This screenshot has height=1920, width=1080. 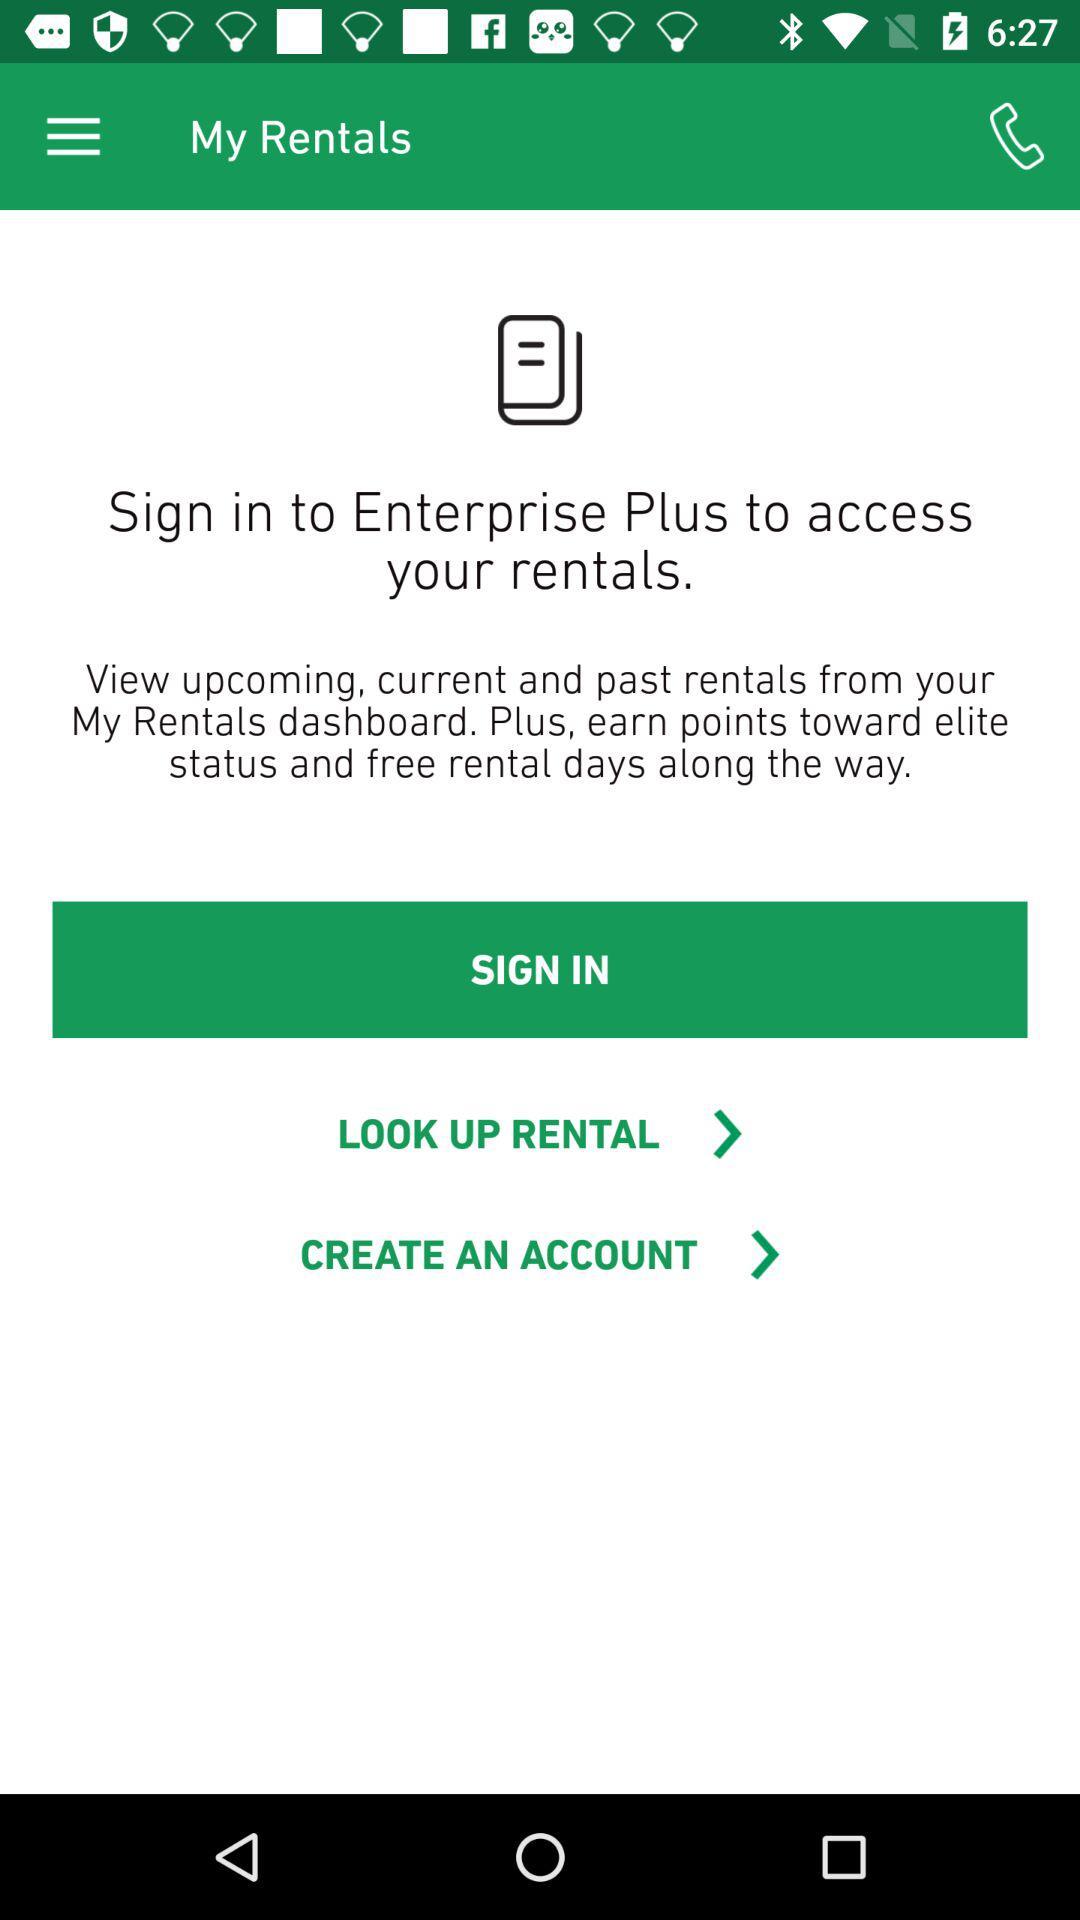 I want to click on item at the top right corner, so click(x=1017, y=135).